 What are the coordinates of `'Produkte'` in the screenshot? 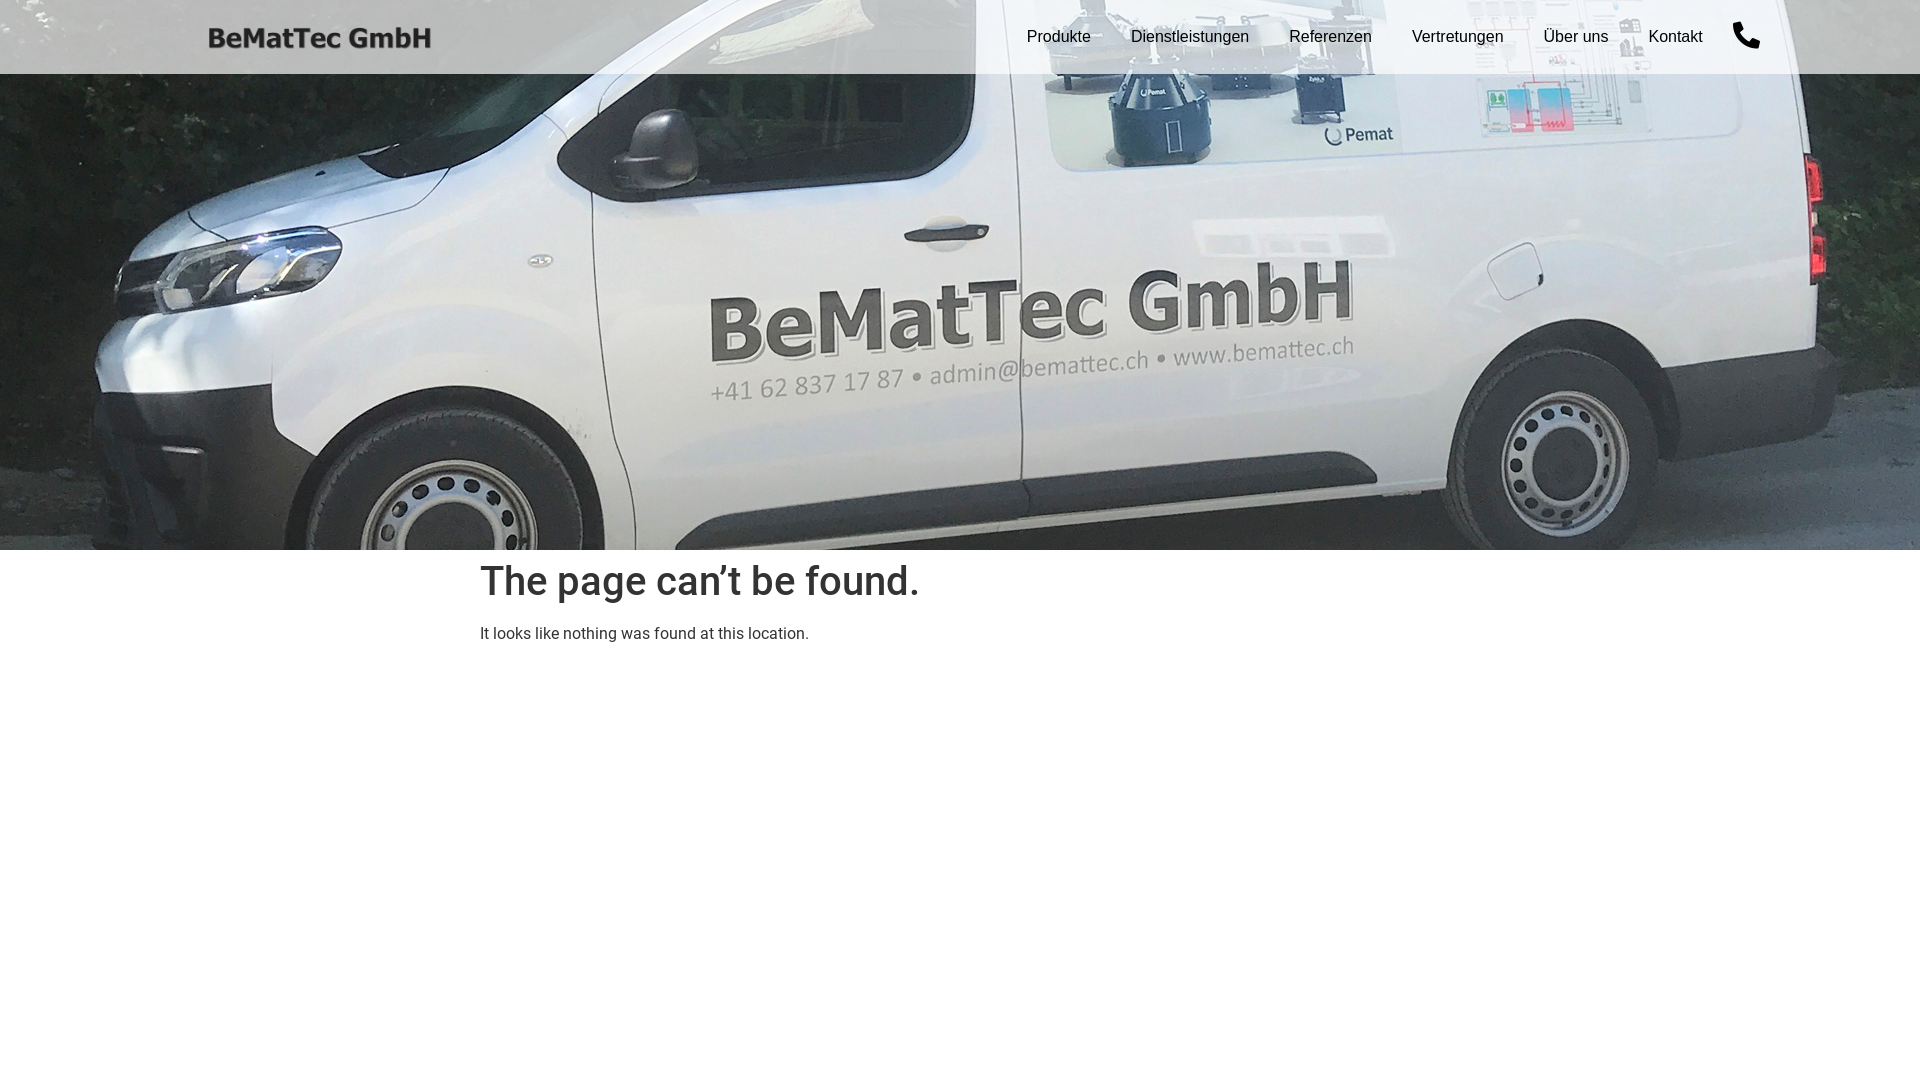 It's located at (1058, 37).